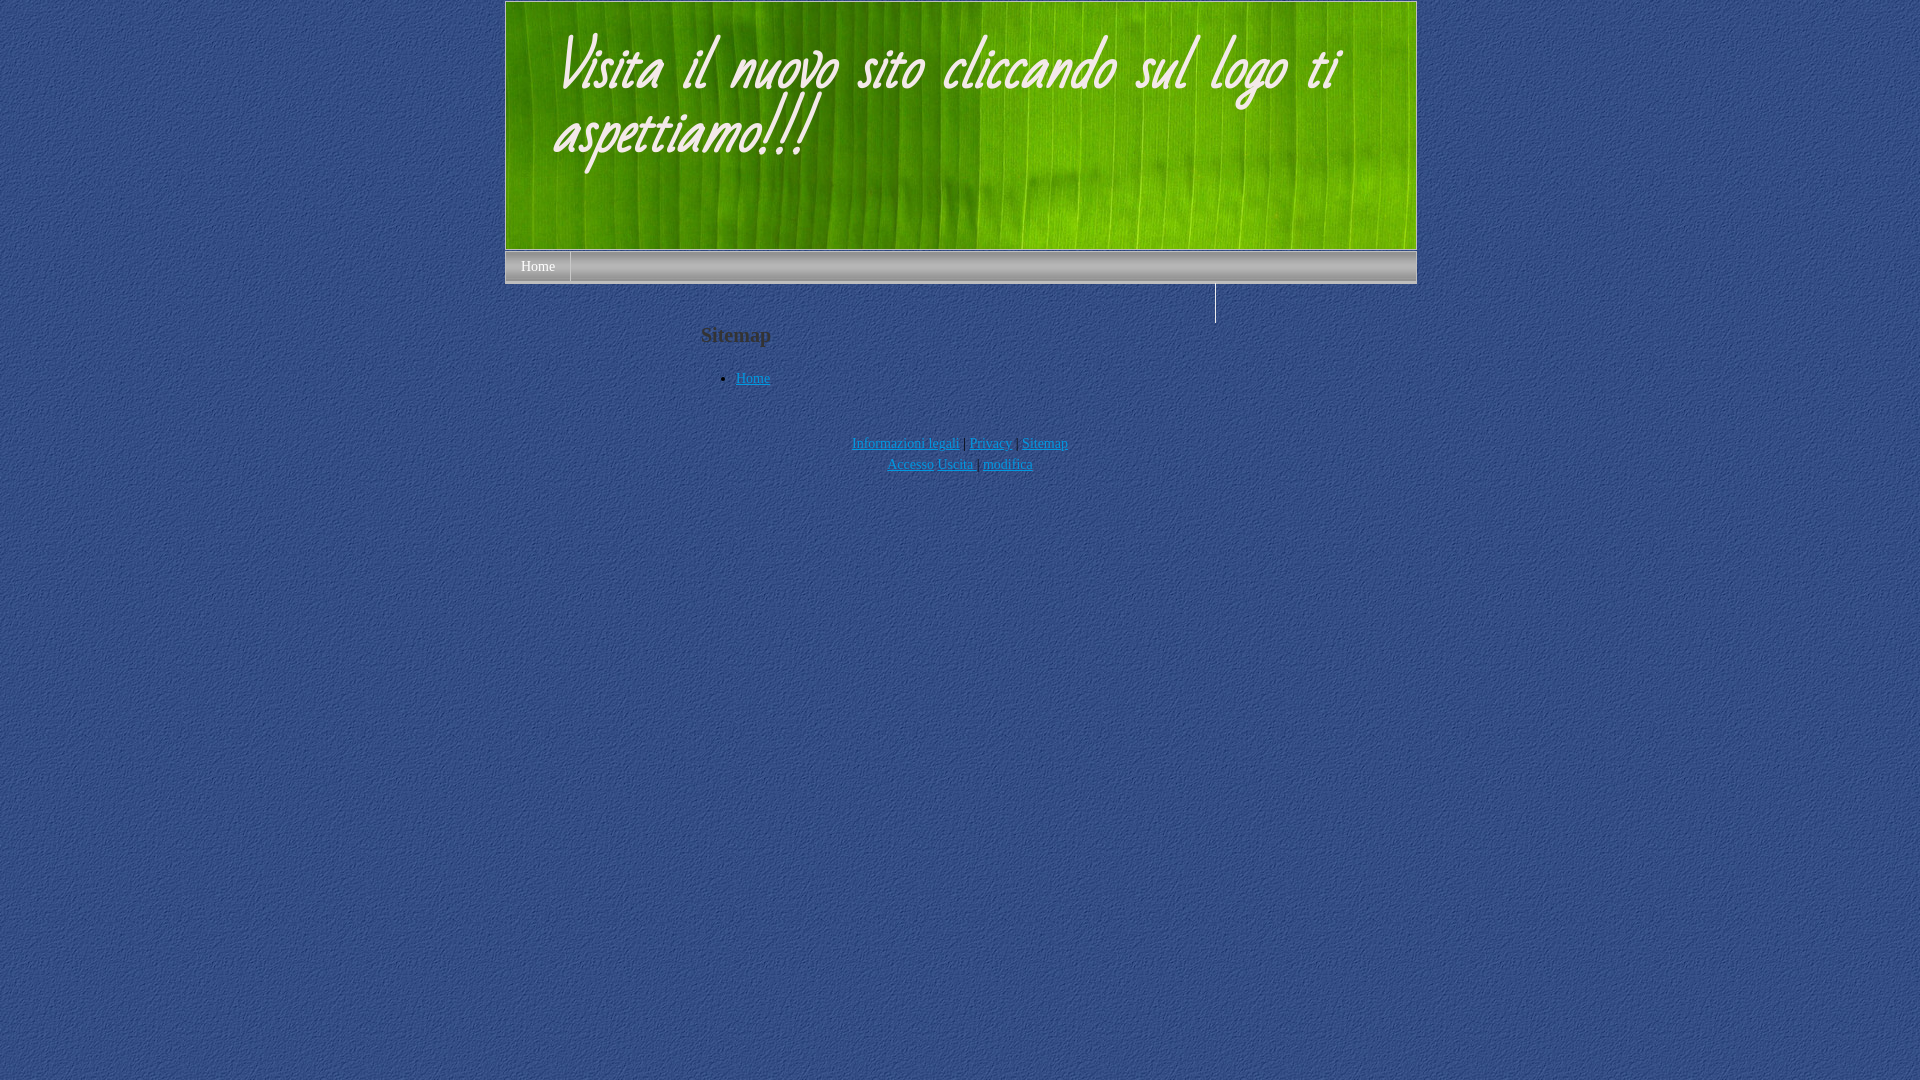  Describe the element at coordinates (734, 378) in the screenshot. I see `'Home'` at that location.